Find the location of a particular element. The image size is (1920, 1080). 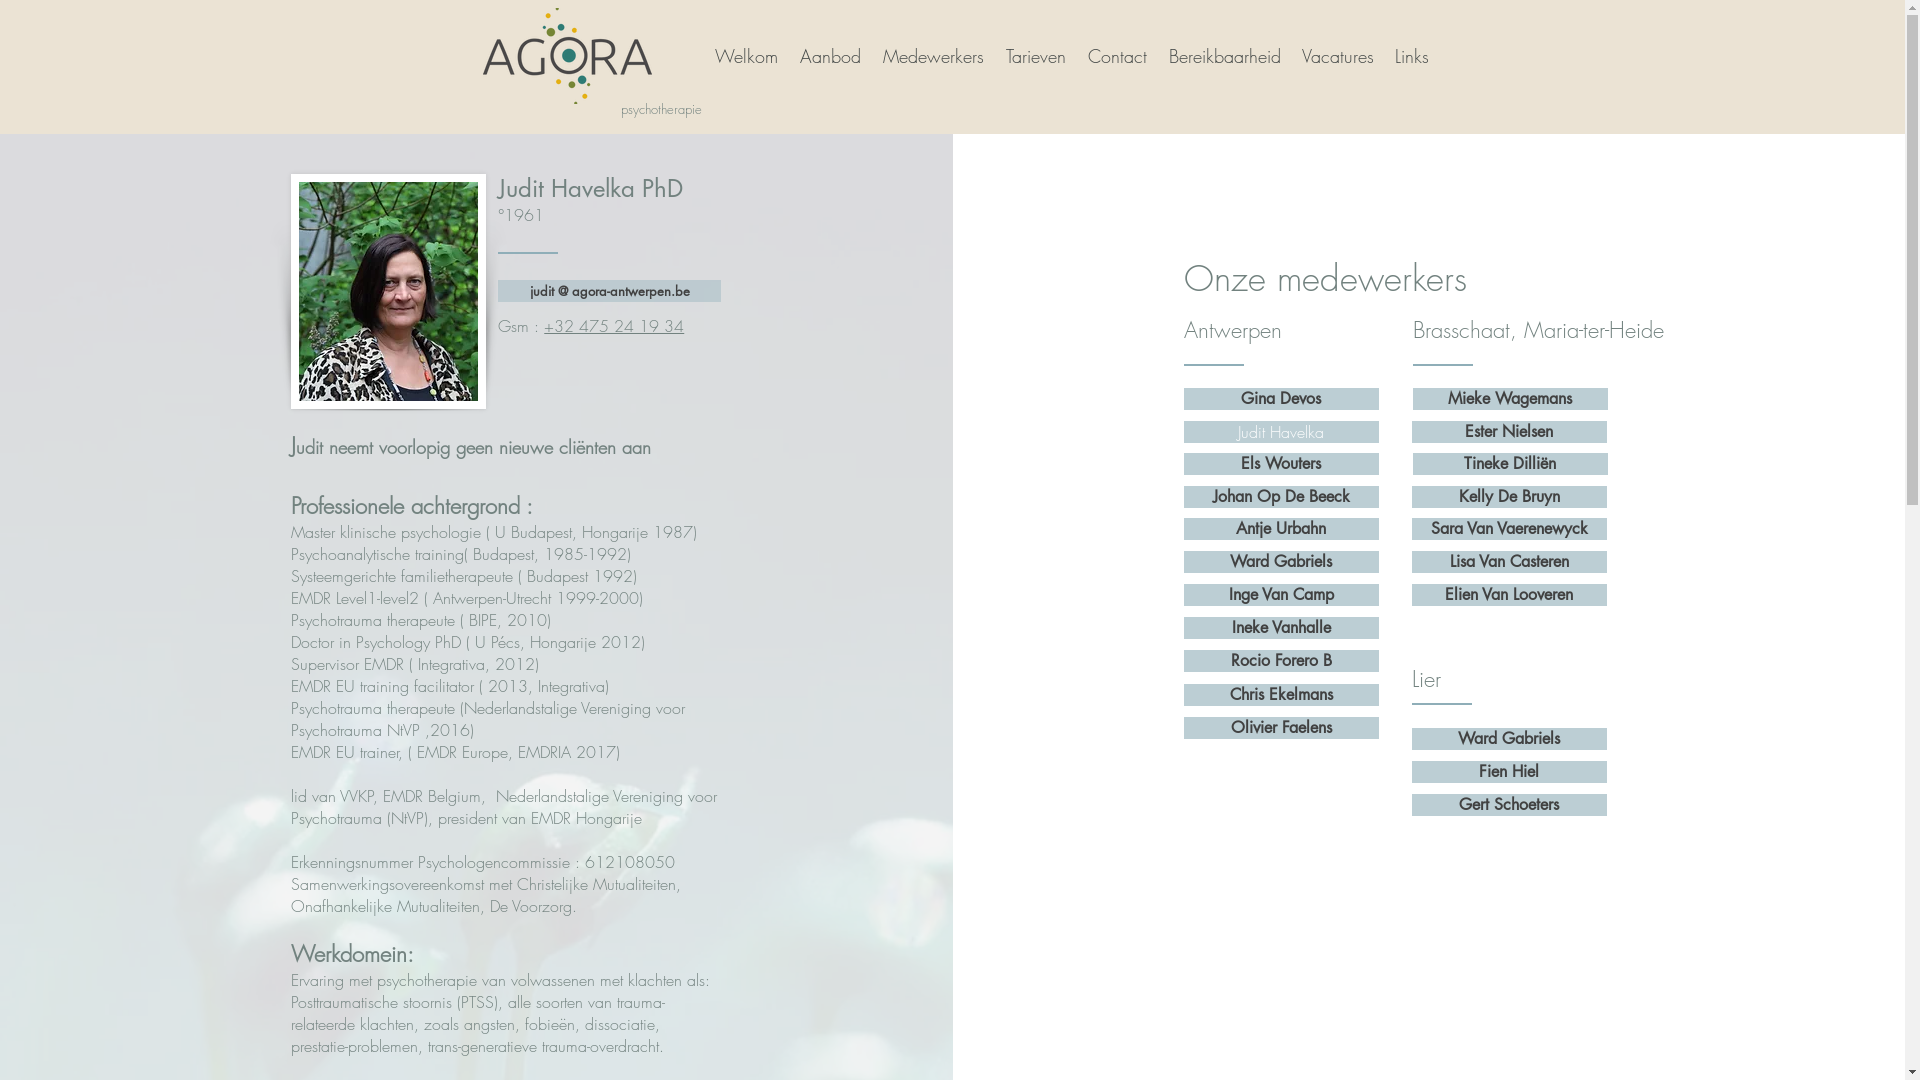

'judit @ agora-antwerpen.be' is located at coordinates (608, 290).